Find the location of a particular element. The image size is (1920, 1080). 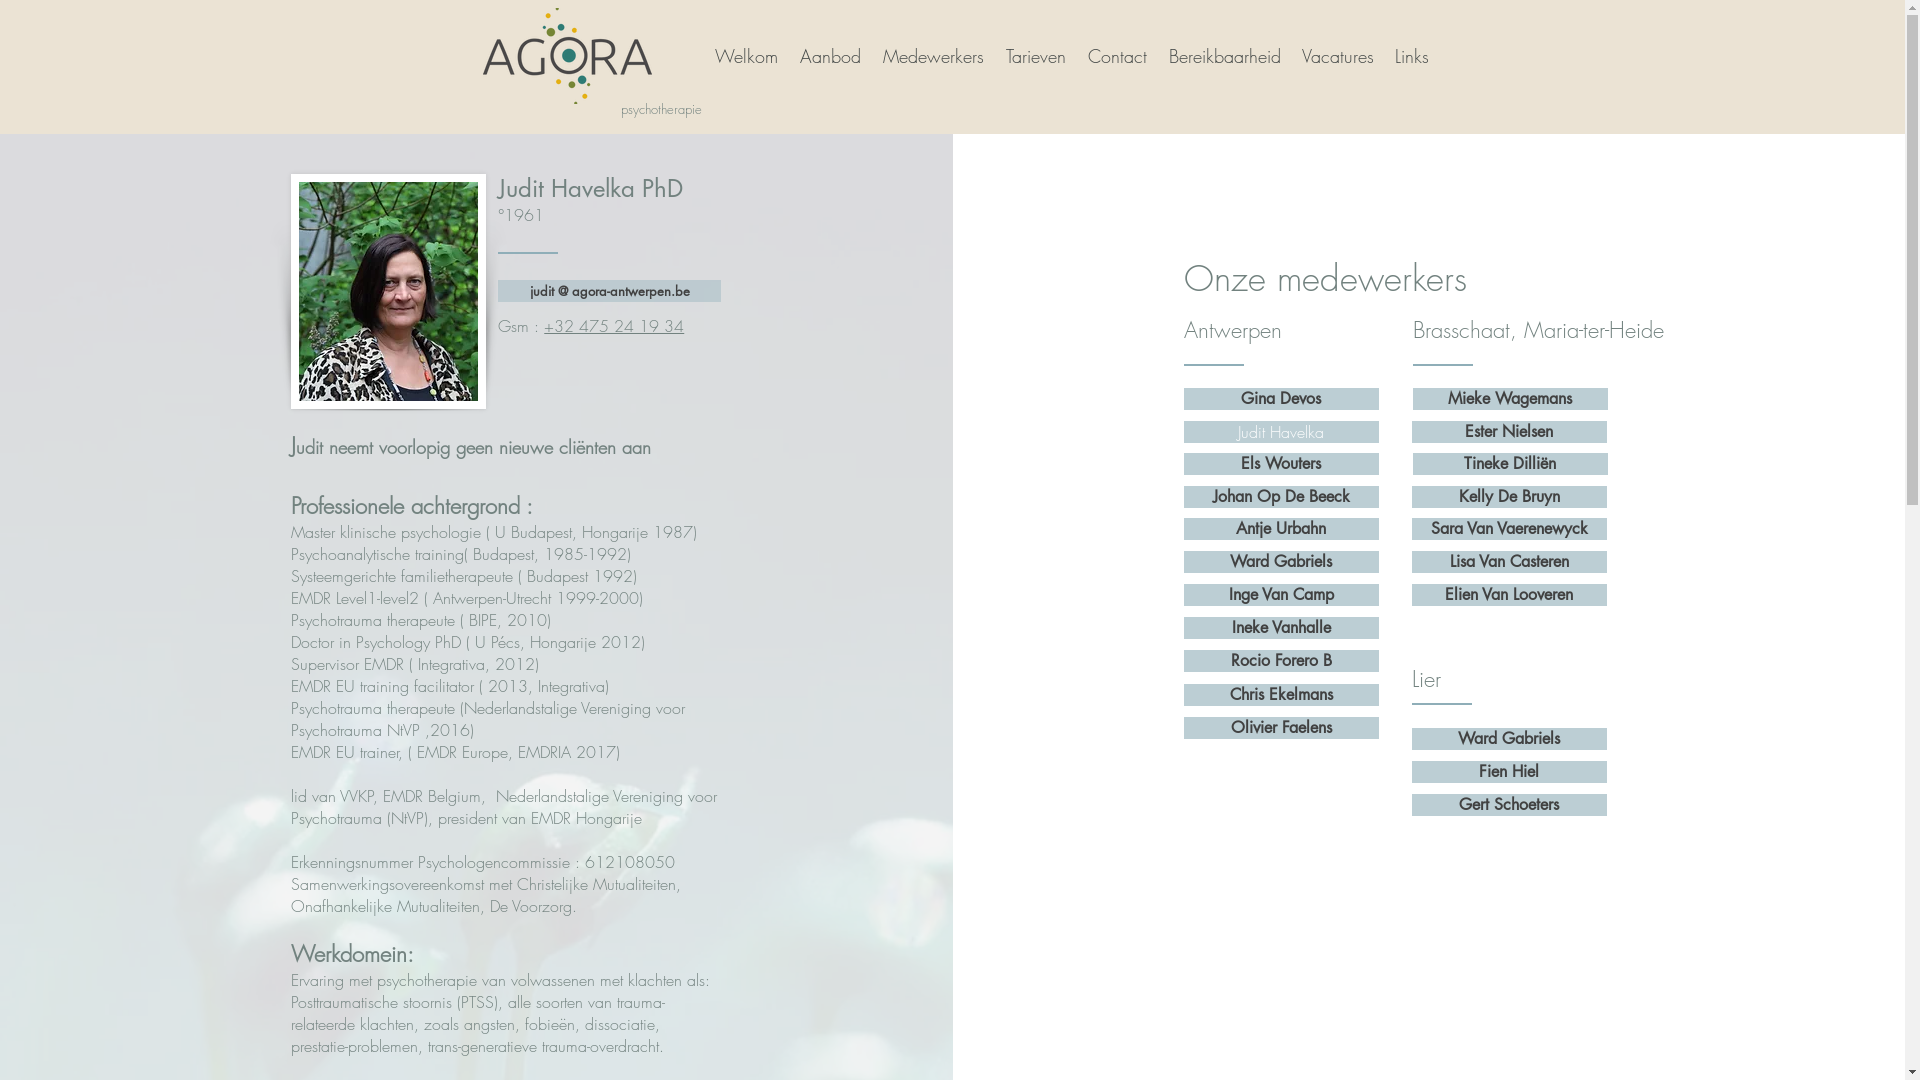

'judit @ agora-antwerpen.be' is located at coordinates (608, 290).